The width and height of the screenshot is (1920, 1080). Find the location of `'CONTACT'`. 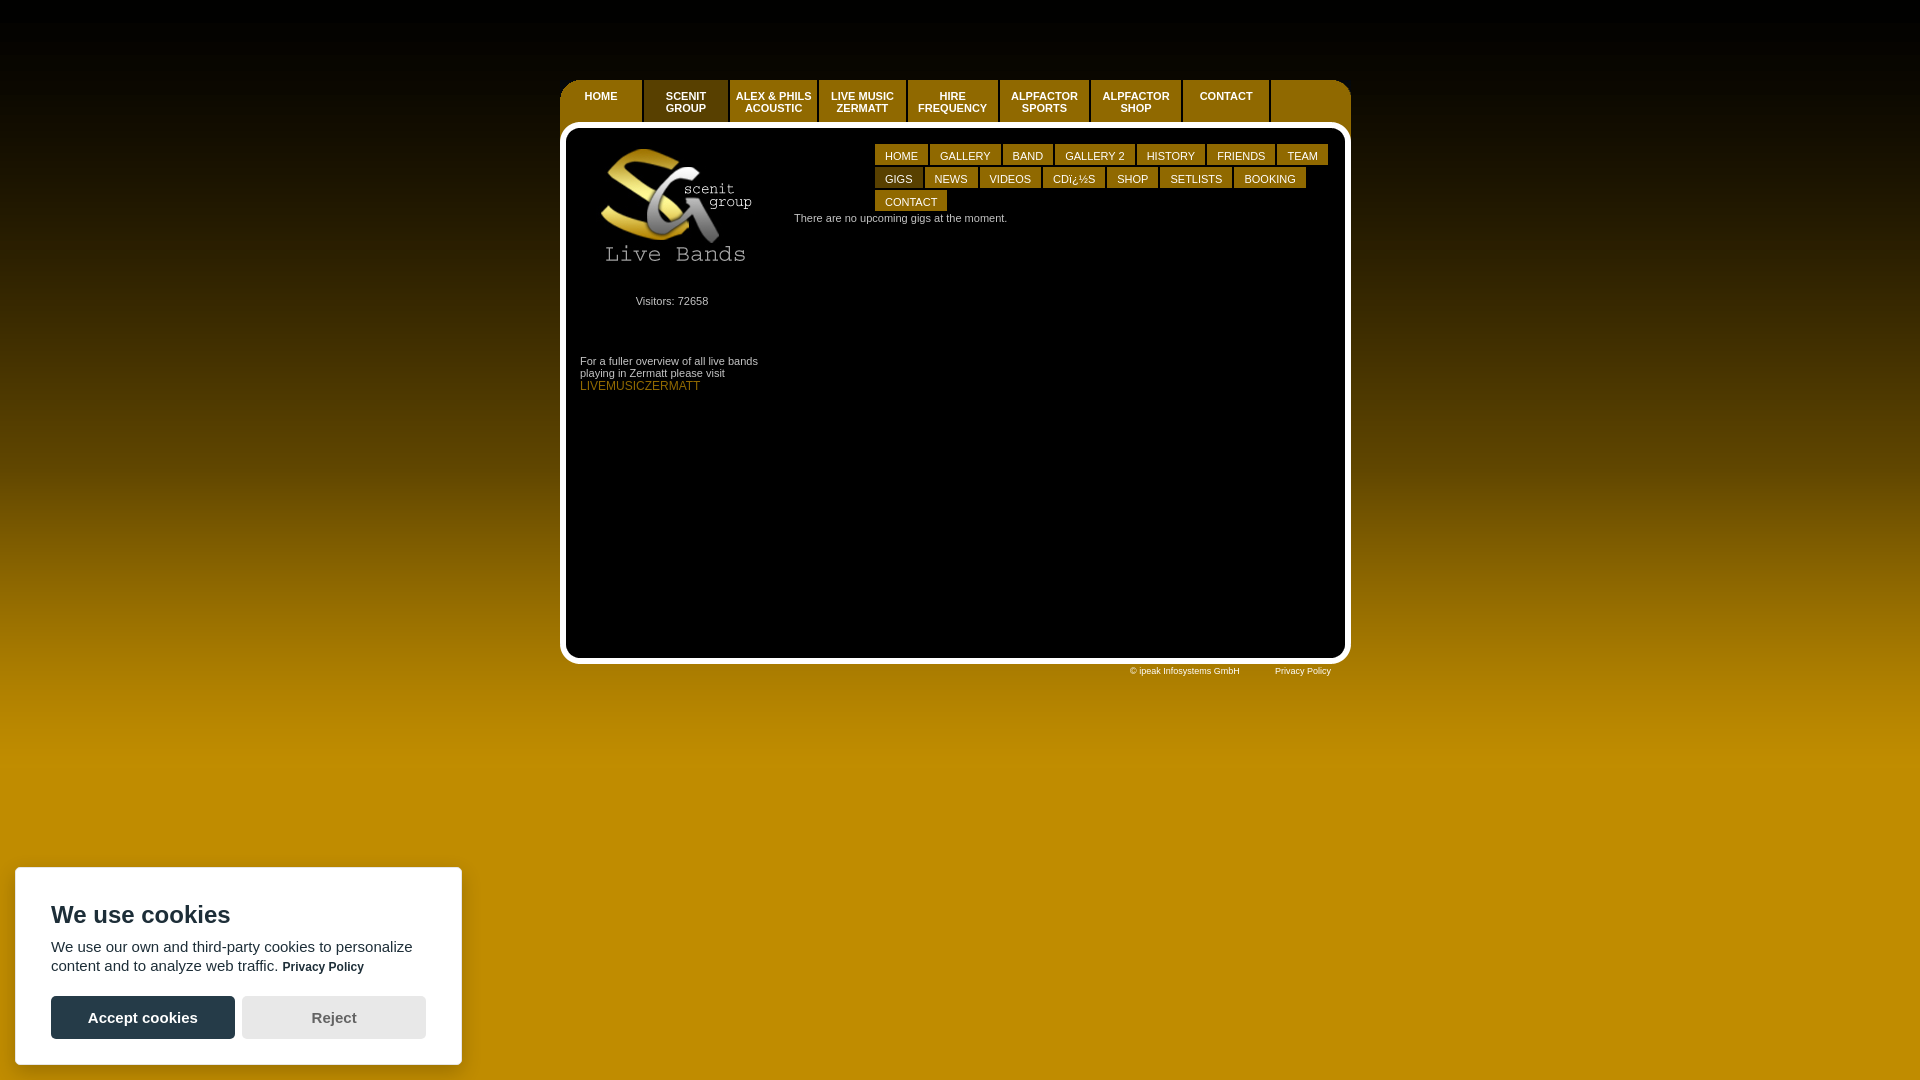

'CONTACT' is located at coordinates (874, 200).